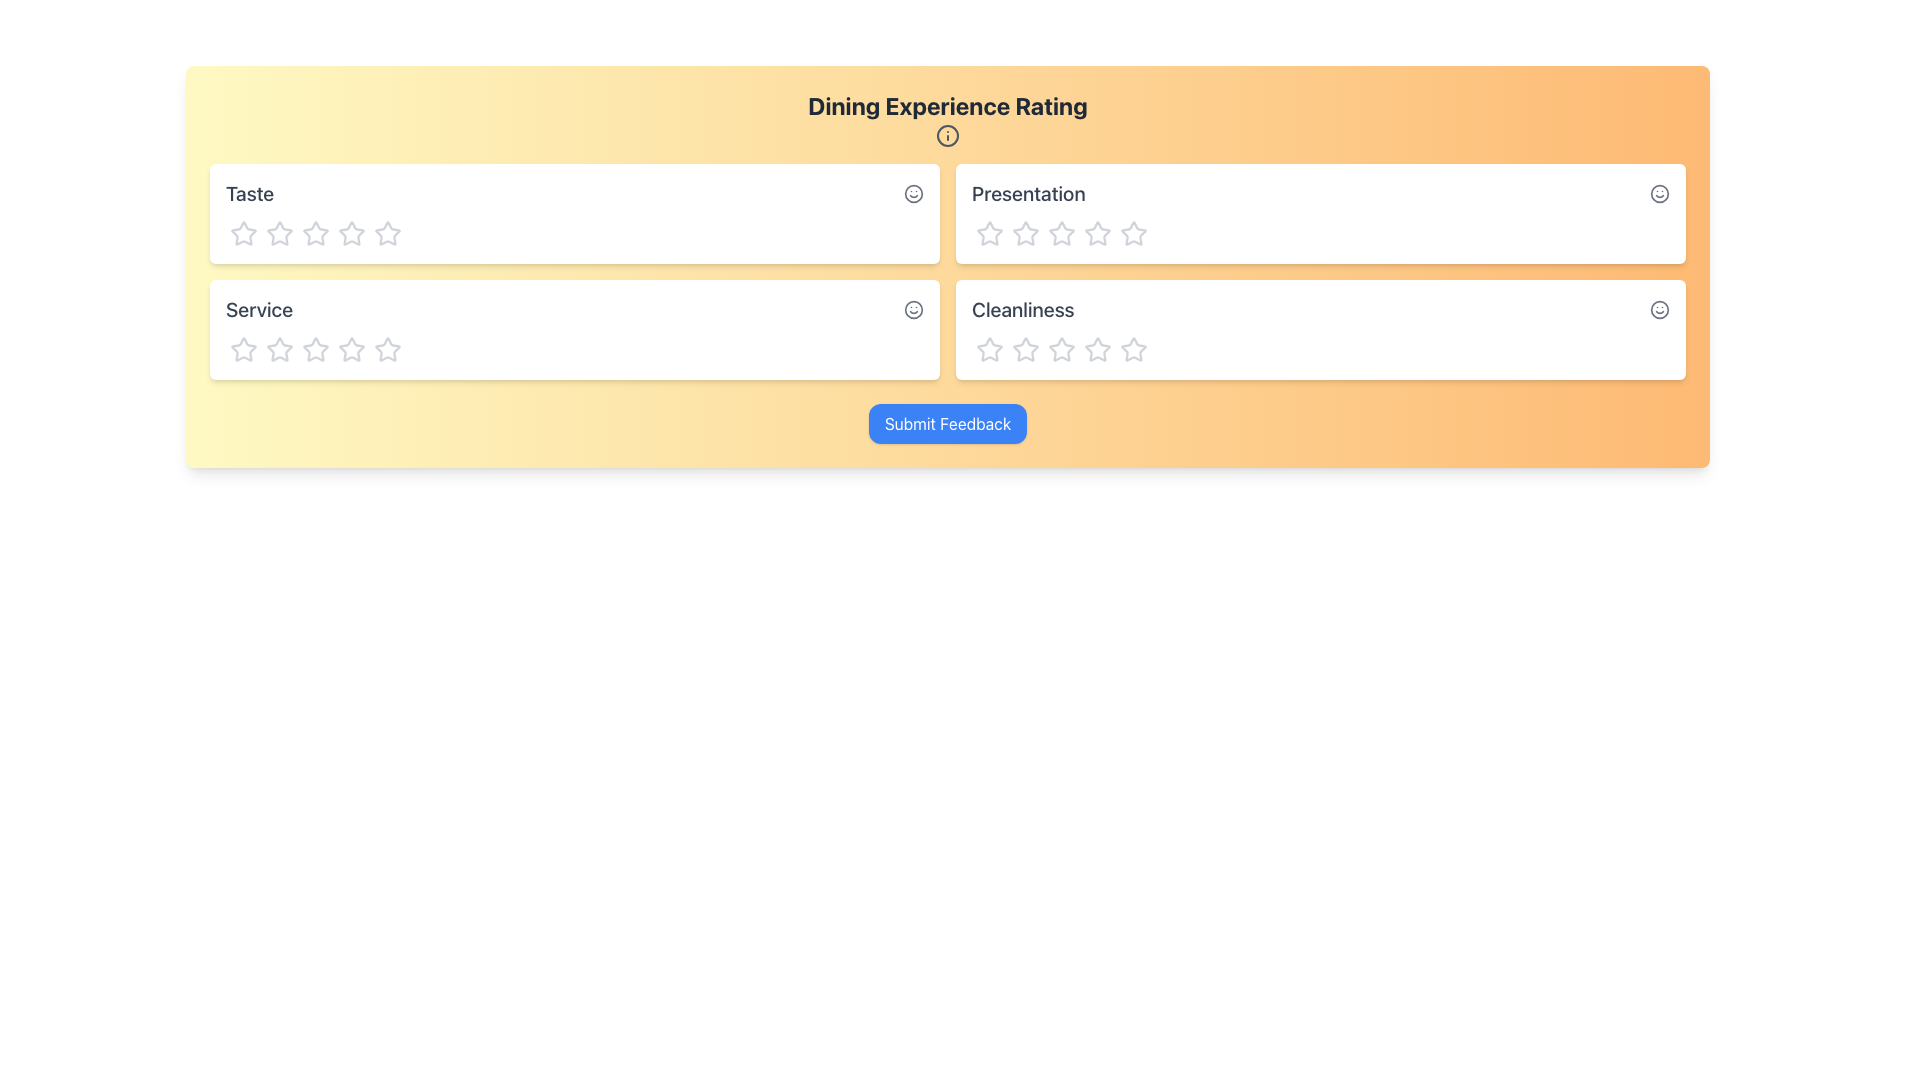  What do you see at coordinates (1026, 231) in the screenshot?
I see `the third star icon in the group of five for rating in the 'Presentation' section` at bounding box center [1026, 231].